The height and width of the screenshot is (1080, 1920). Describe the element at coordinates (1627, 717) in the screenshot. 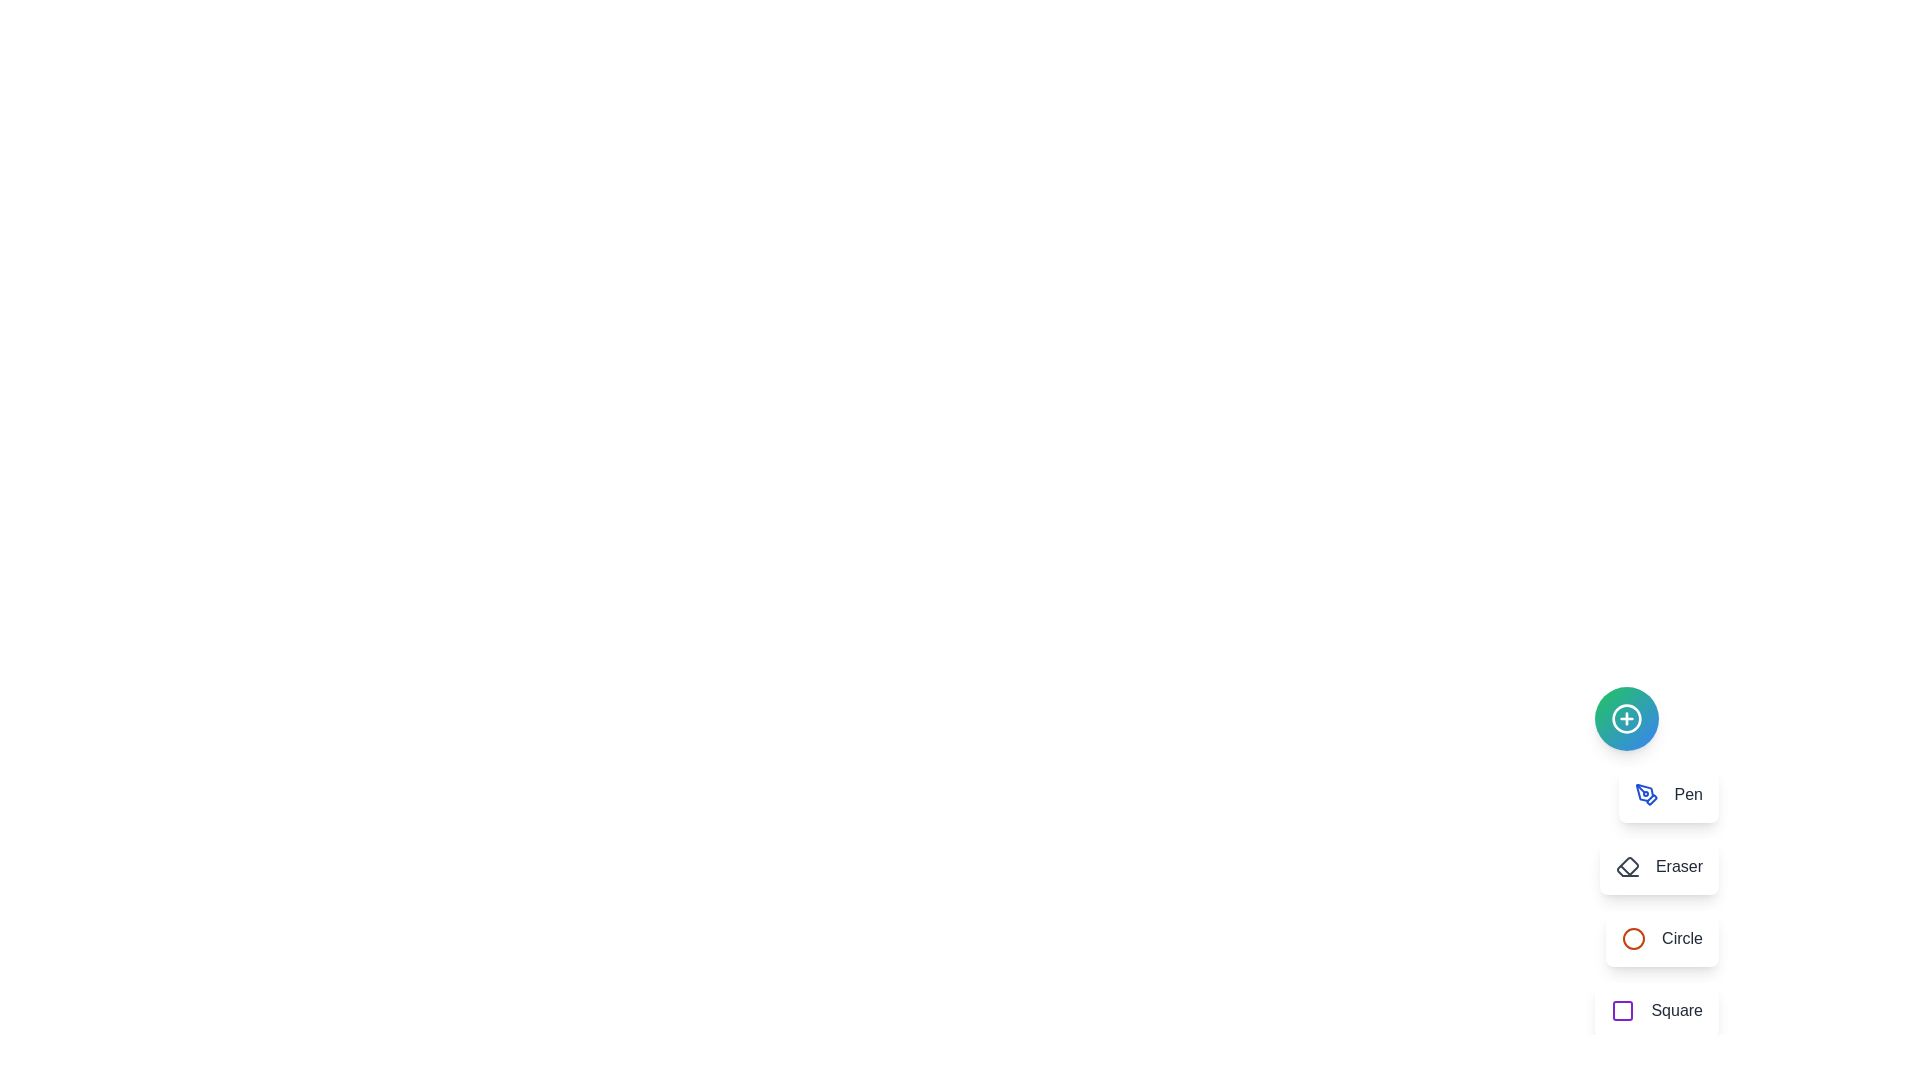

I see `the round button to toggle the visibility of the tool menu` at that location.